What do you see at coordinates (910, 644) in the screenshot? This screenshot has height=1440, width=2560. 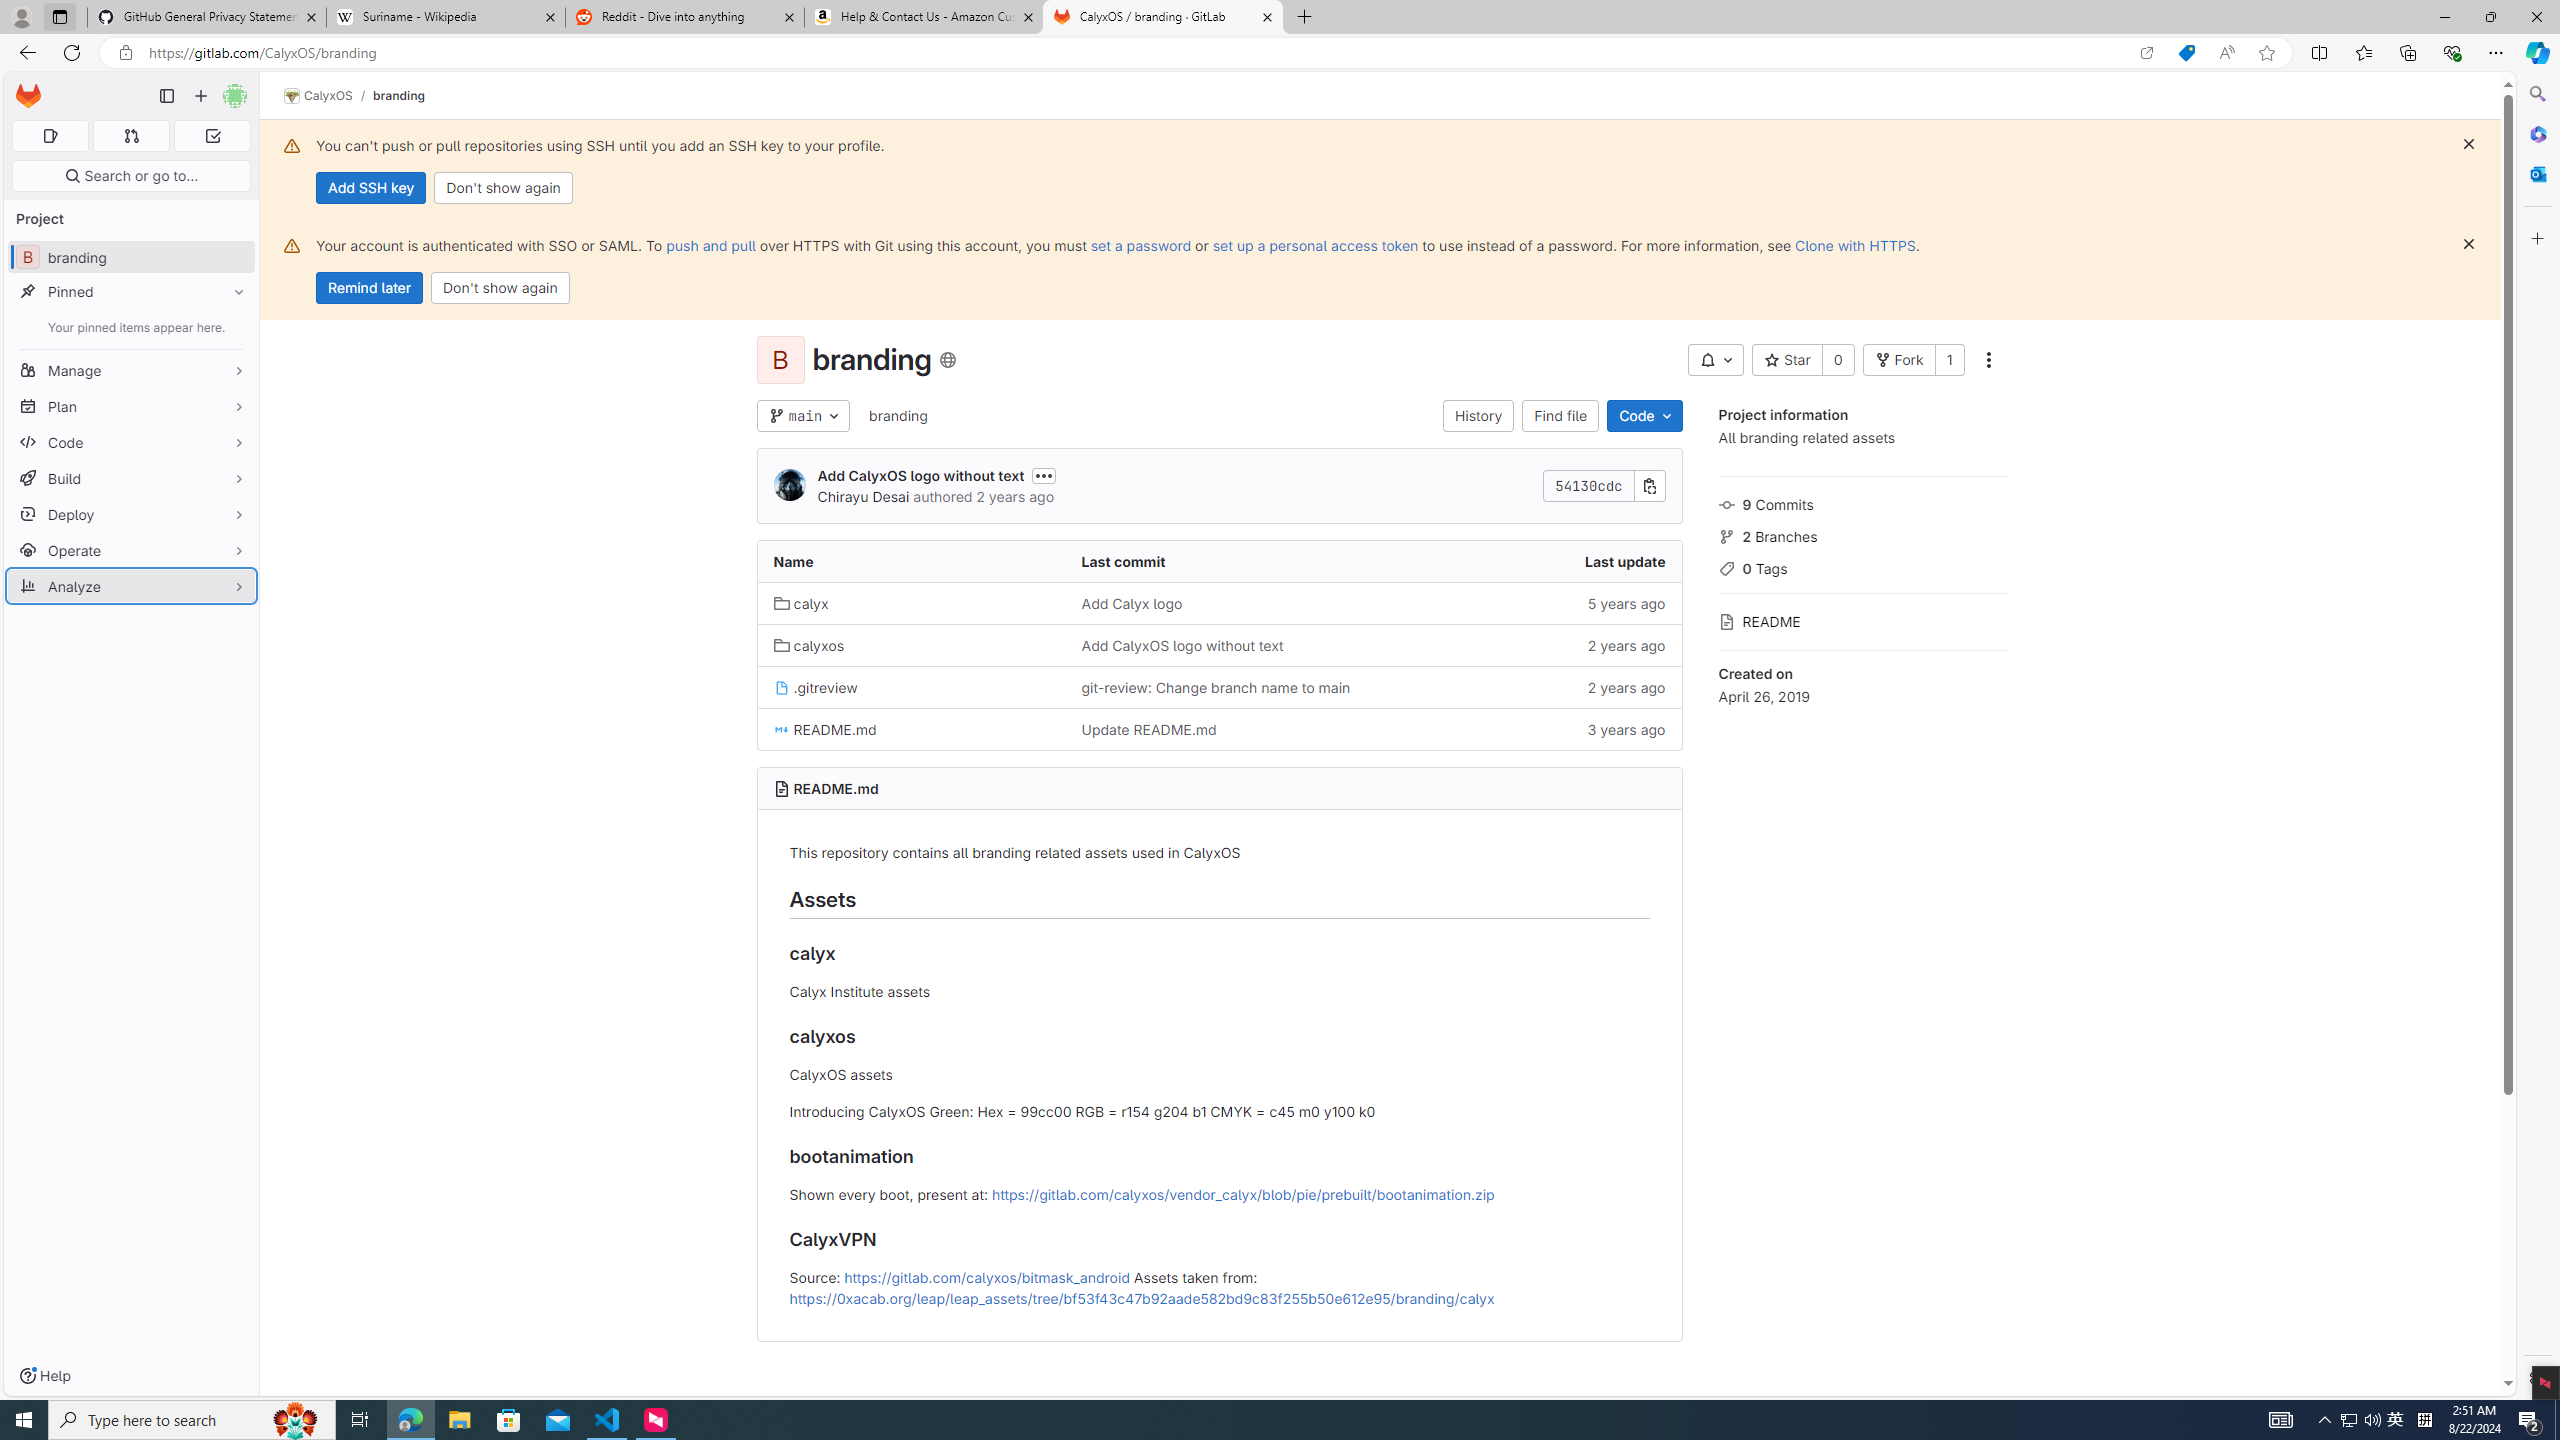 I see `'calyxos'` at bounding box center [910, 644].